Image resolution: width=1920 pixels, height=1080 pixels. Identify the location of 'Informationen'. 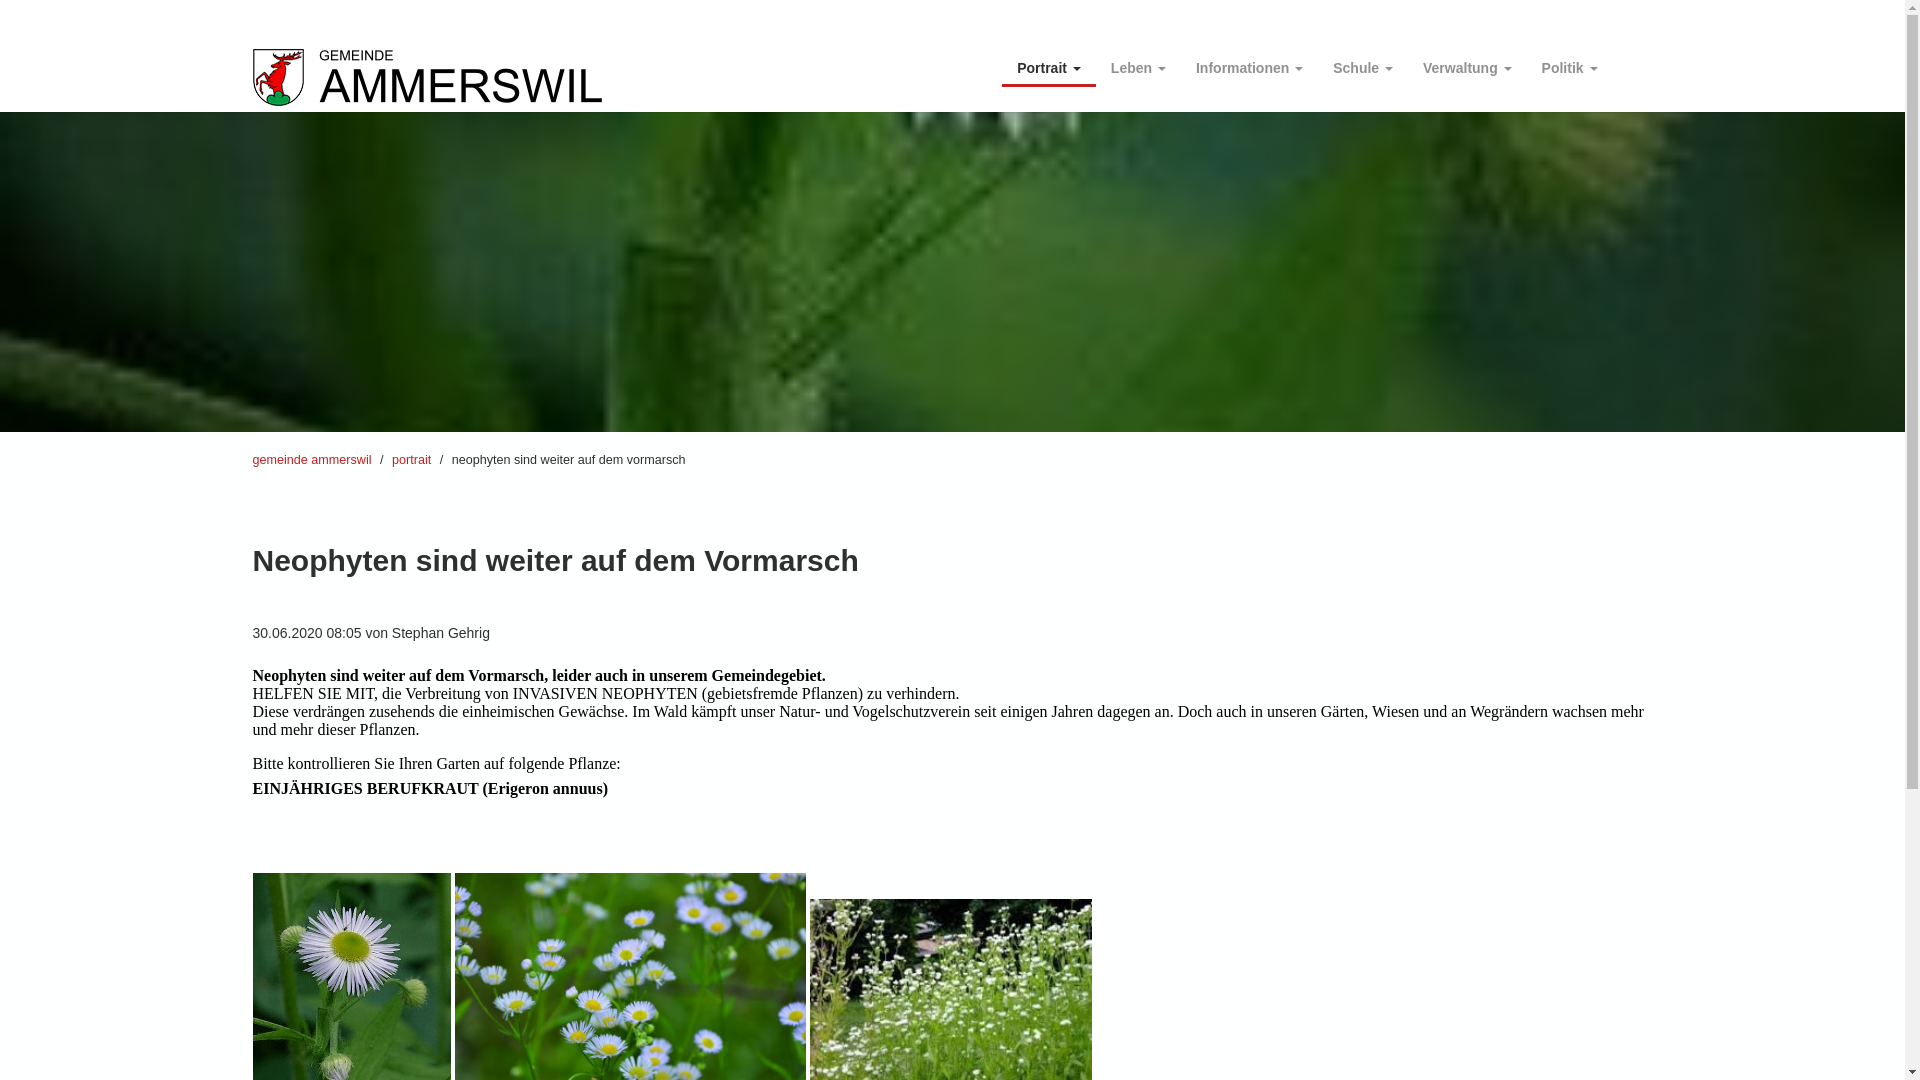
(1248, 62).